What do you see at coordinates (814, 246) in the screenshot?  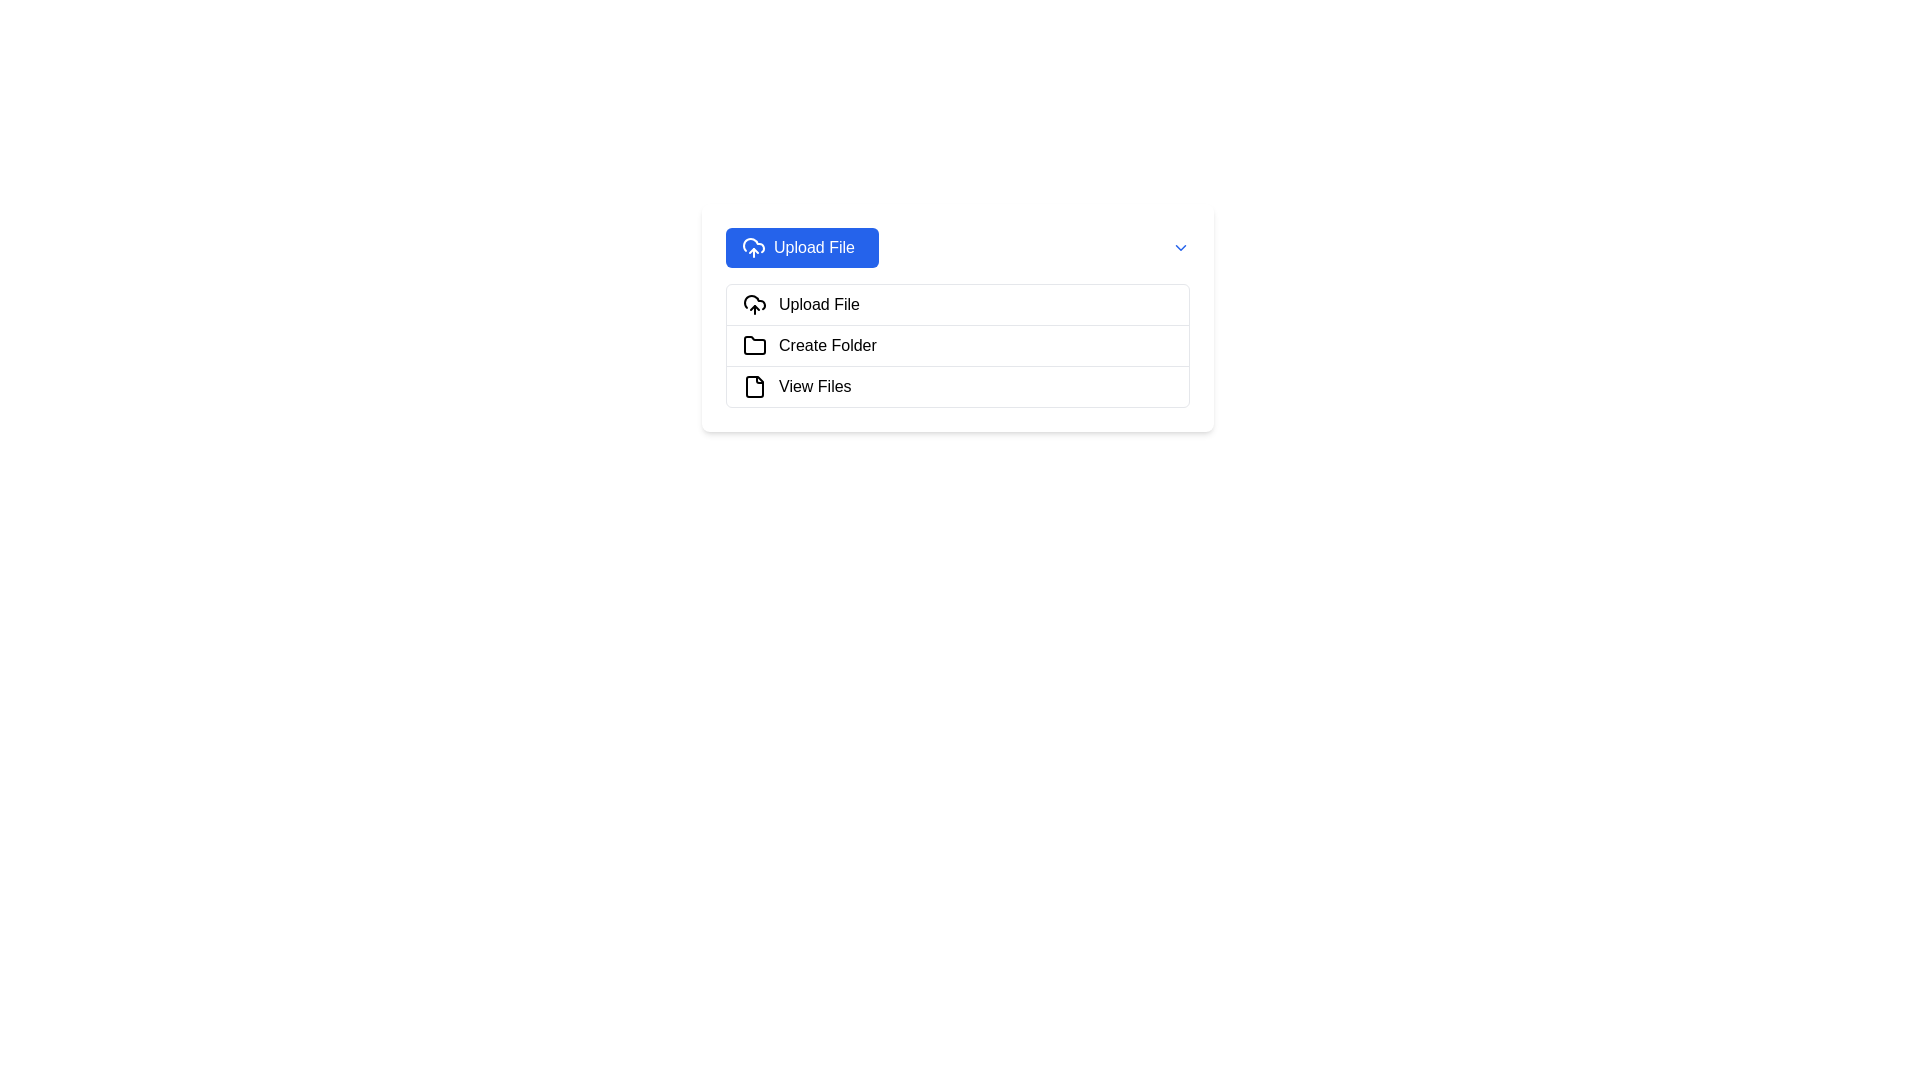 I see `text label within the button that allows the user to upload a file, located at the top-left region of a dropdown menu interface, next to a cloud upload icon` at bounding box center [814, 246].